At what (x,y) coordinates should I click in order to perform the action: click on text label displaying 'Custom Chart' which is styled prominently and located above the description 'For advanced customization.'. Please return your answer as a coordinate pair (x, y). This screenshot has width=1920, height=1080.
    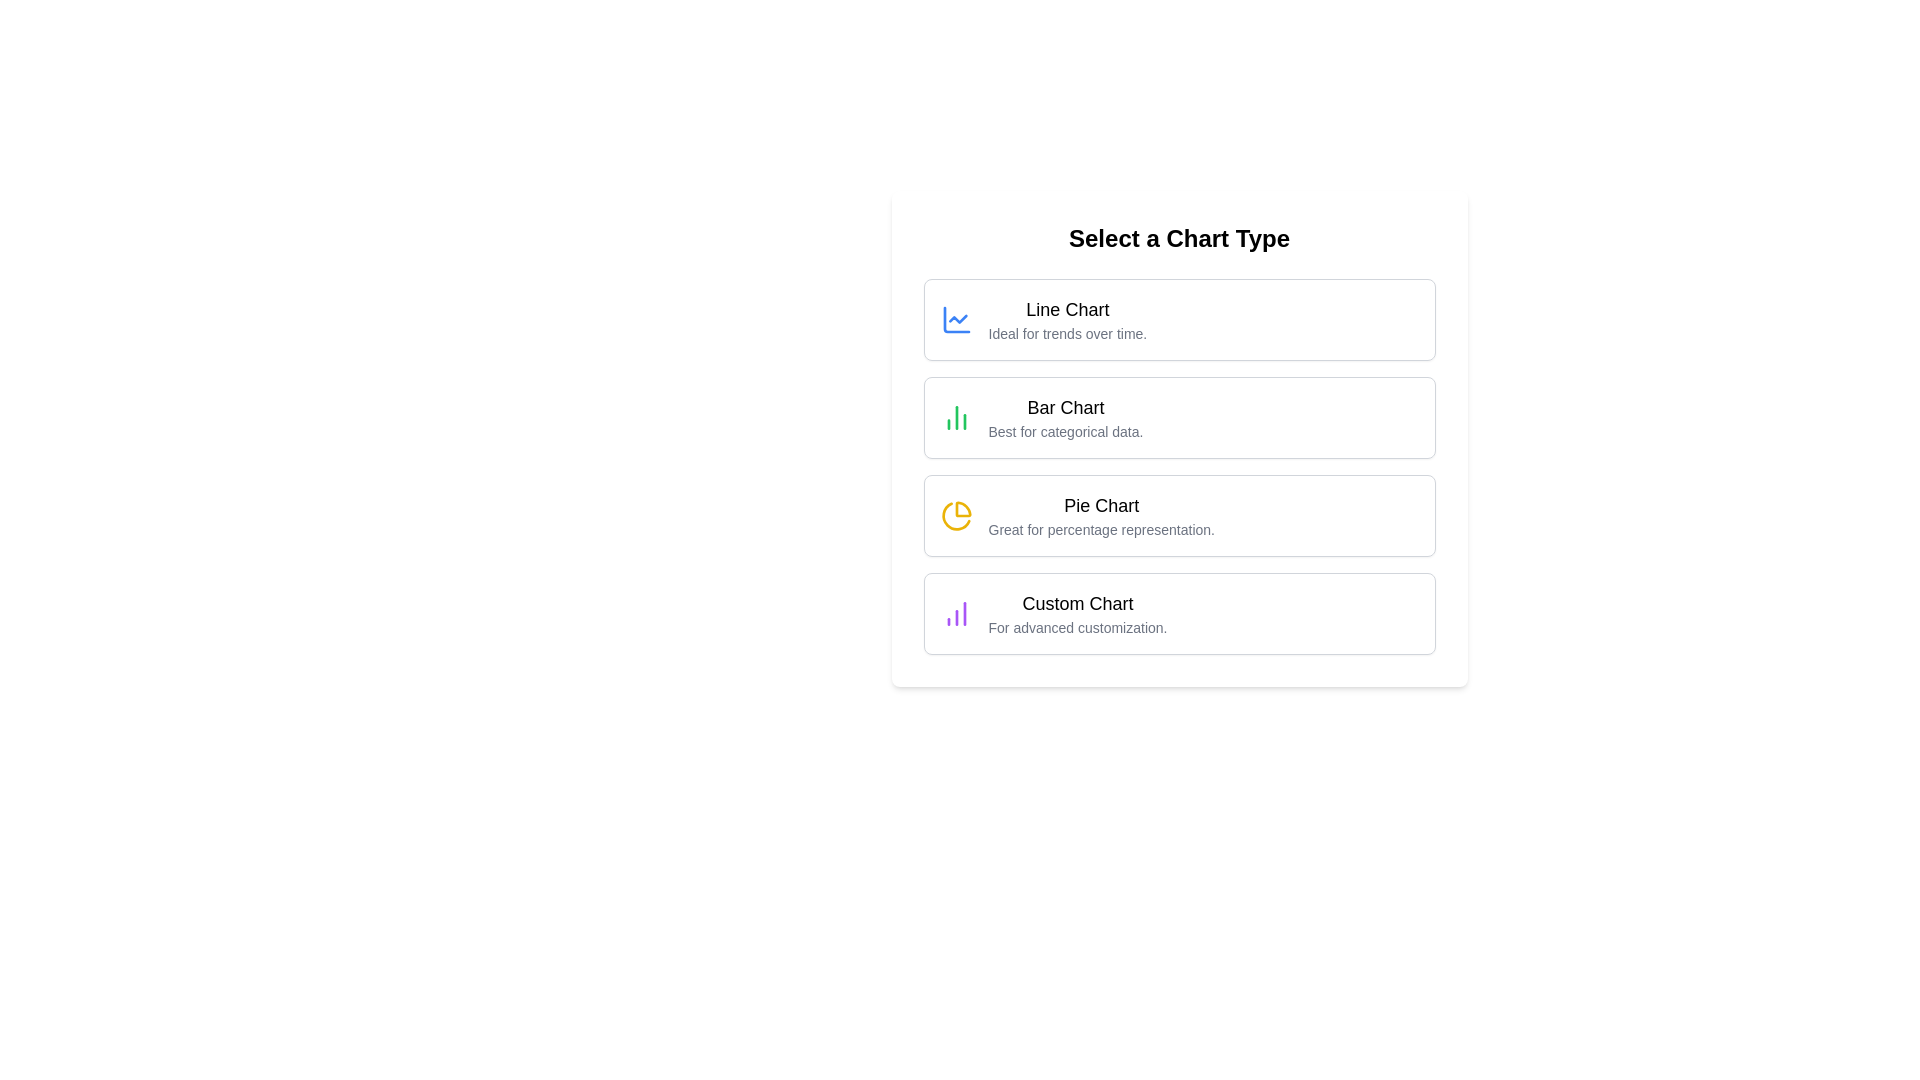
    Looking at the image, I should click on (1077, 603).